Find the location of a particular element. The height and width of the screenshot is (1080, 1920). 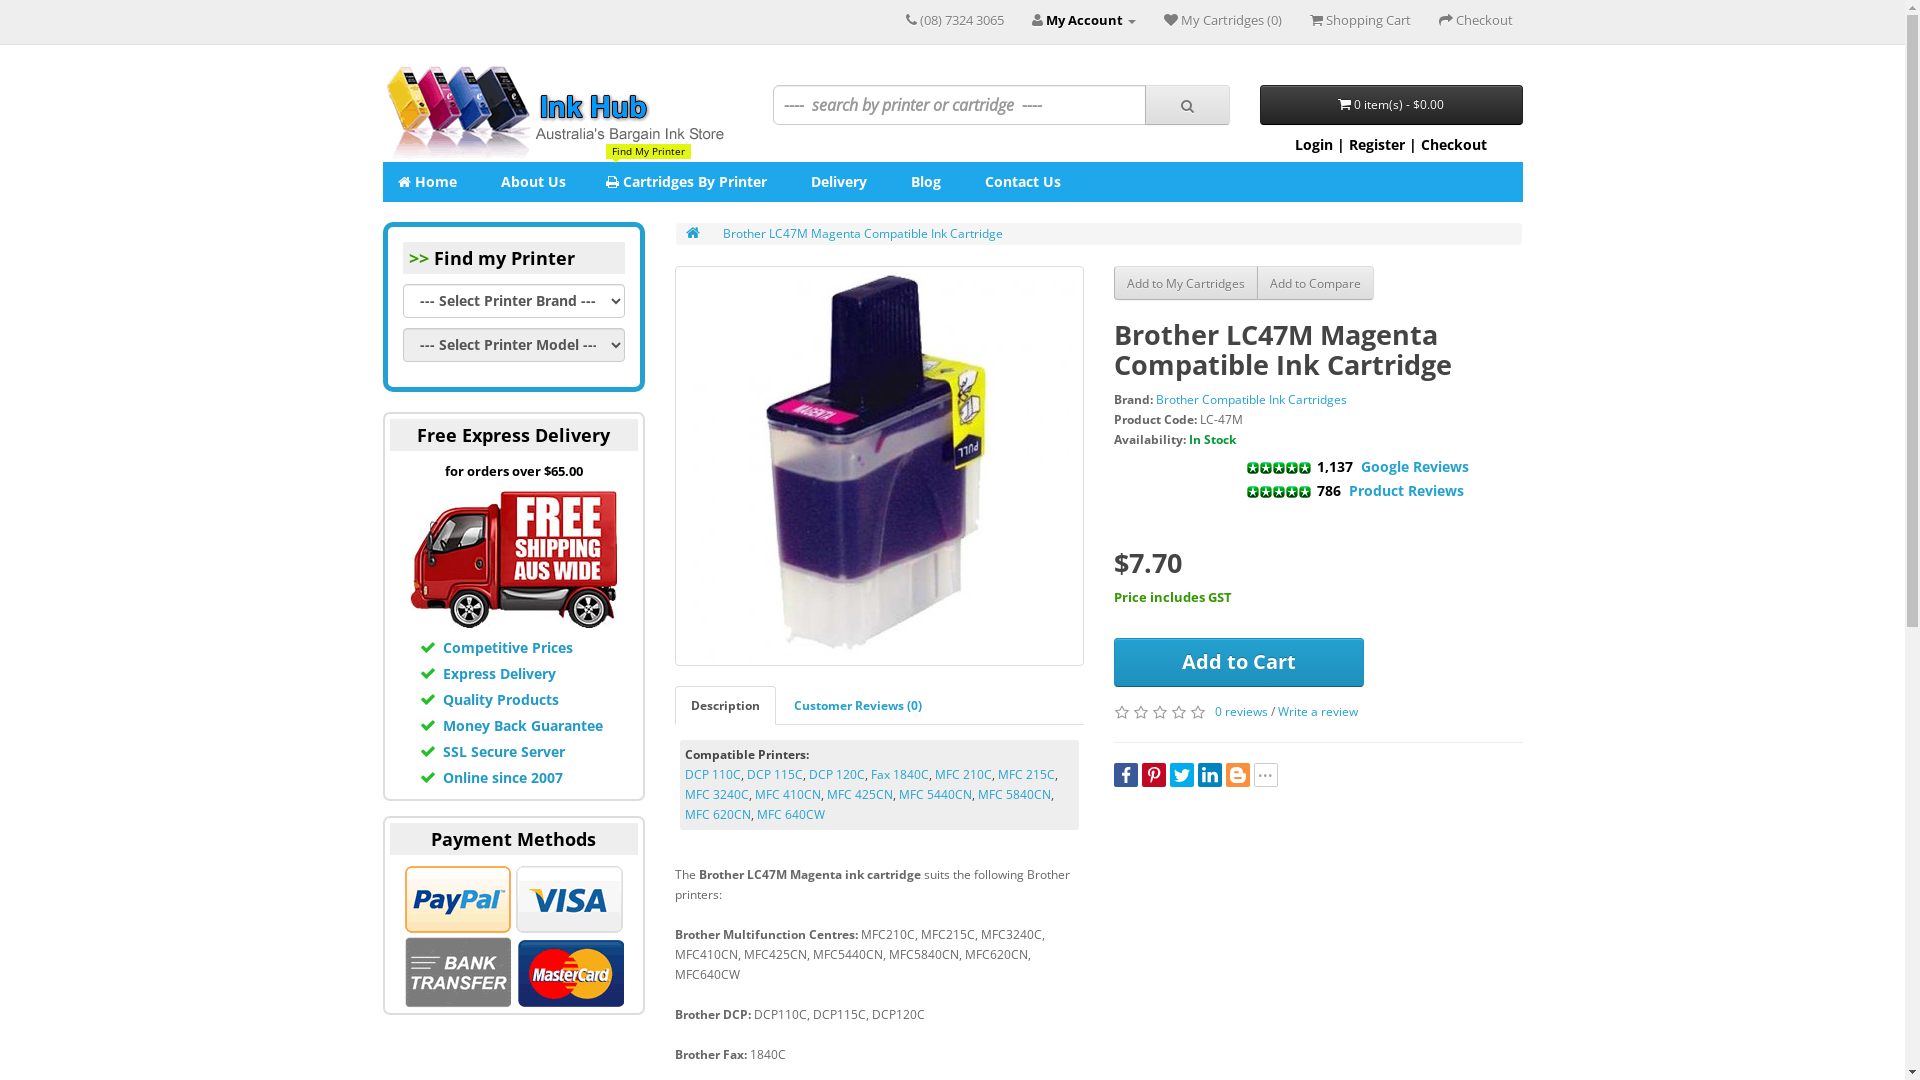

'Login' is located at coordinates (1295, 143).